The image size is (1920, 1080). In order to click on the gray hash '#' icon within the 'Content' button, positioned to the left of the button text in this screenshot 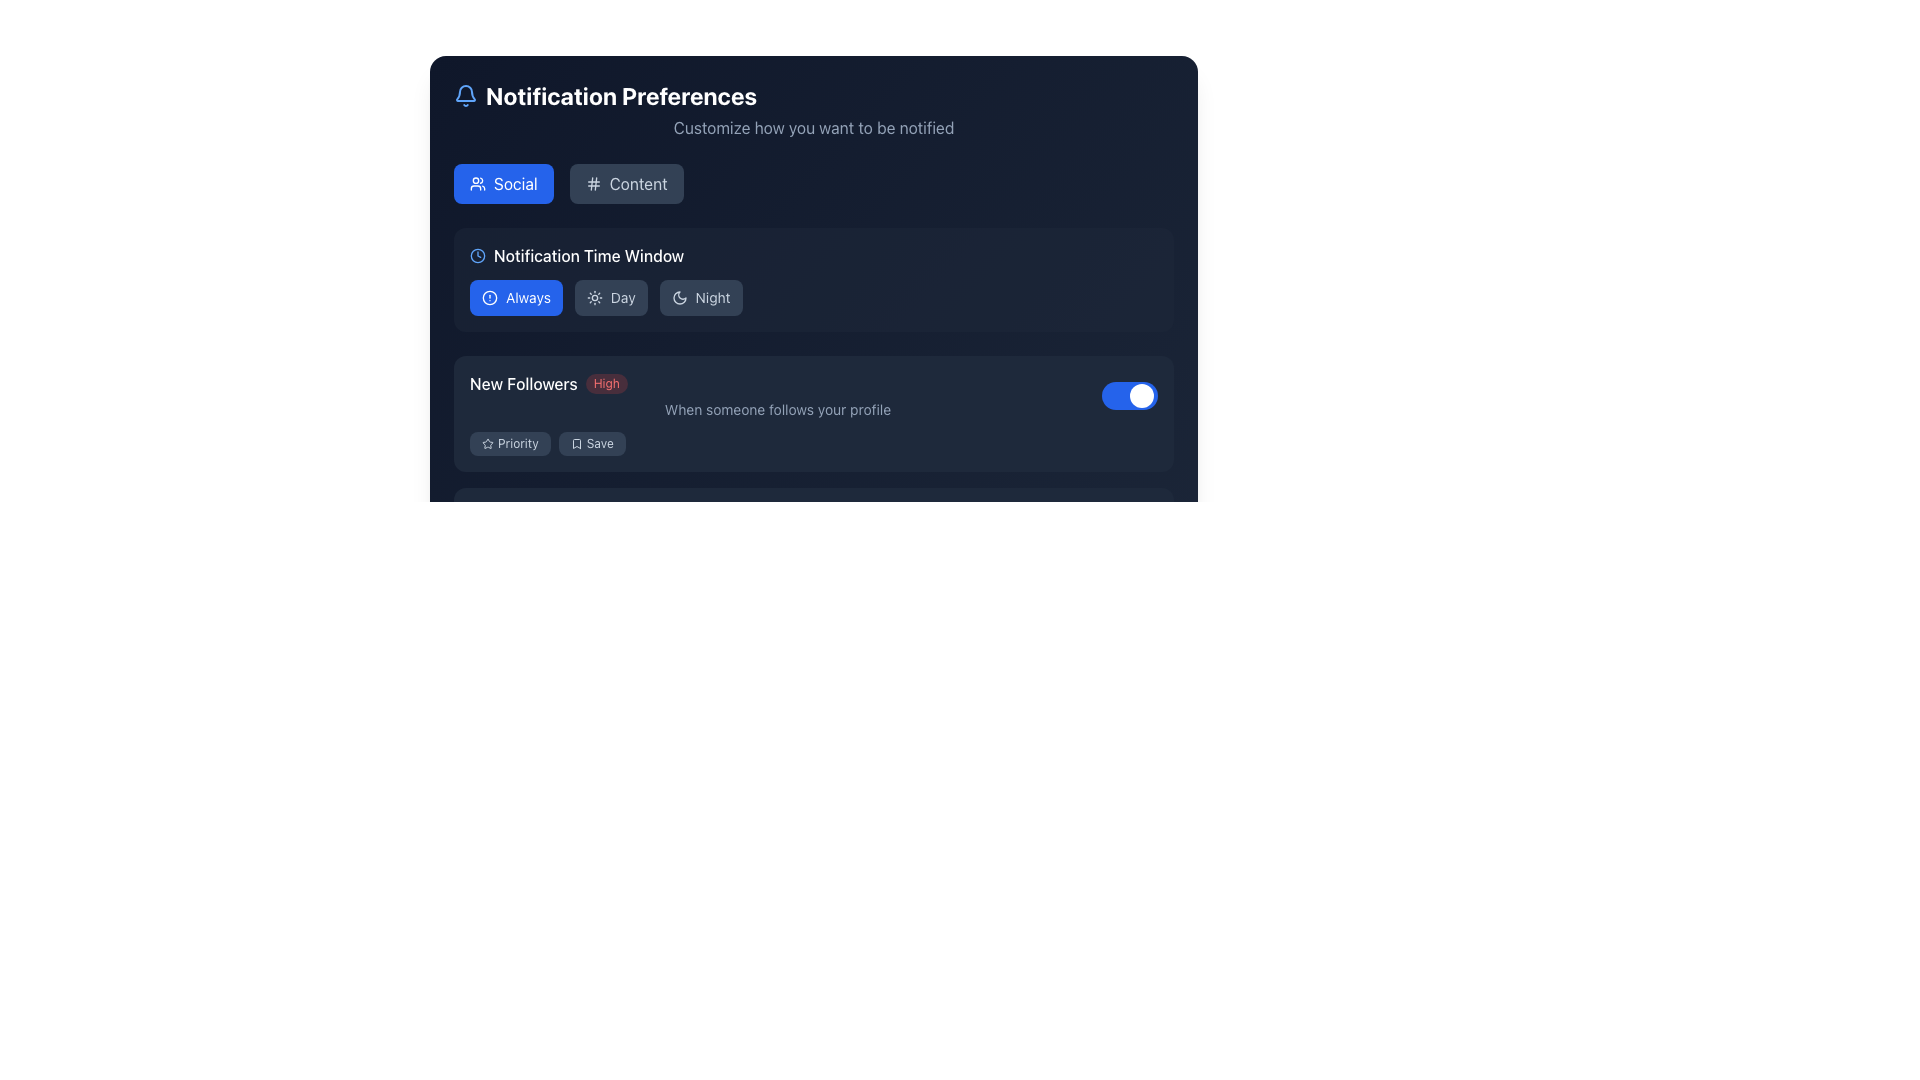, I will do `click(592, 184)`.